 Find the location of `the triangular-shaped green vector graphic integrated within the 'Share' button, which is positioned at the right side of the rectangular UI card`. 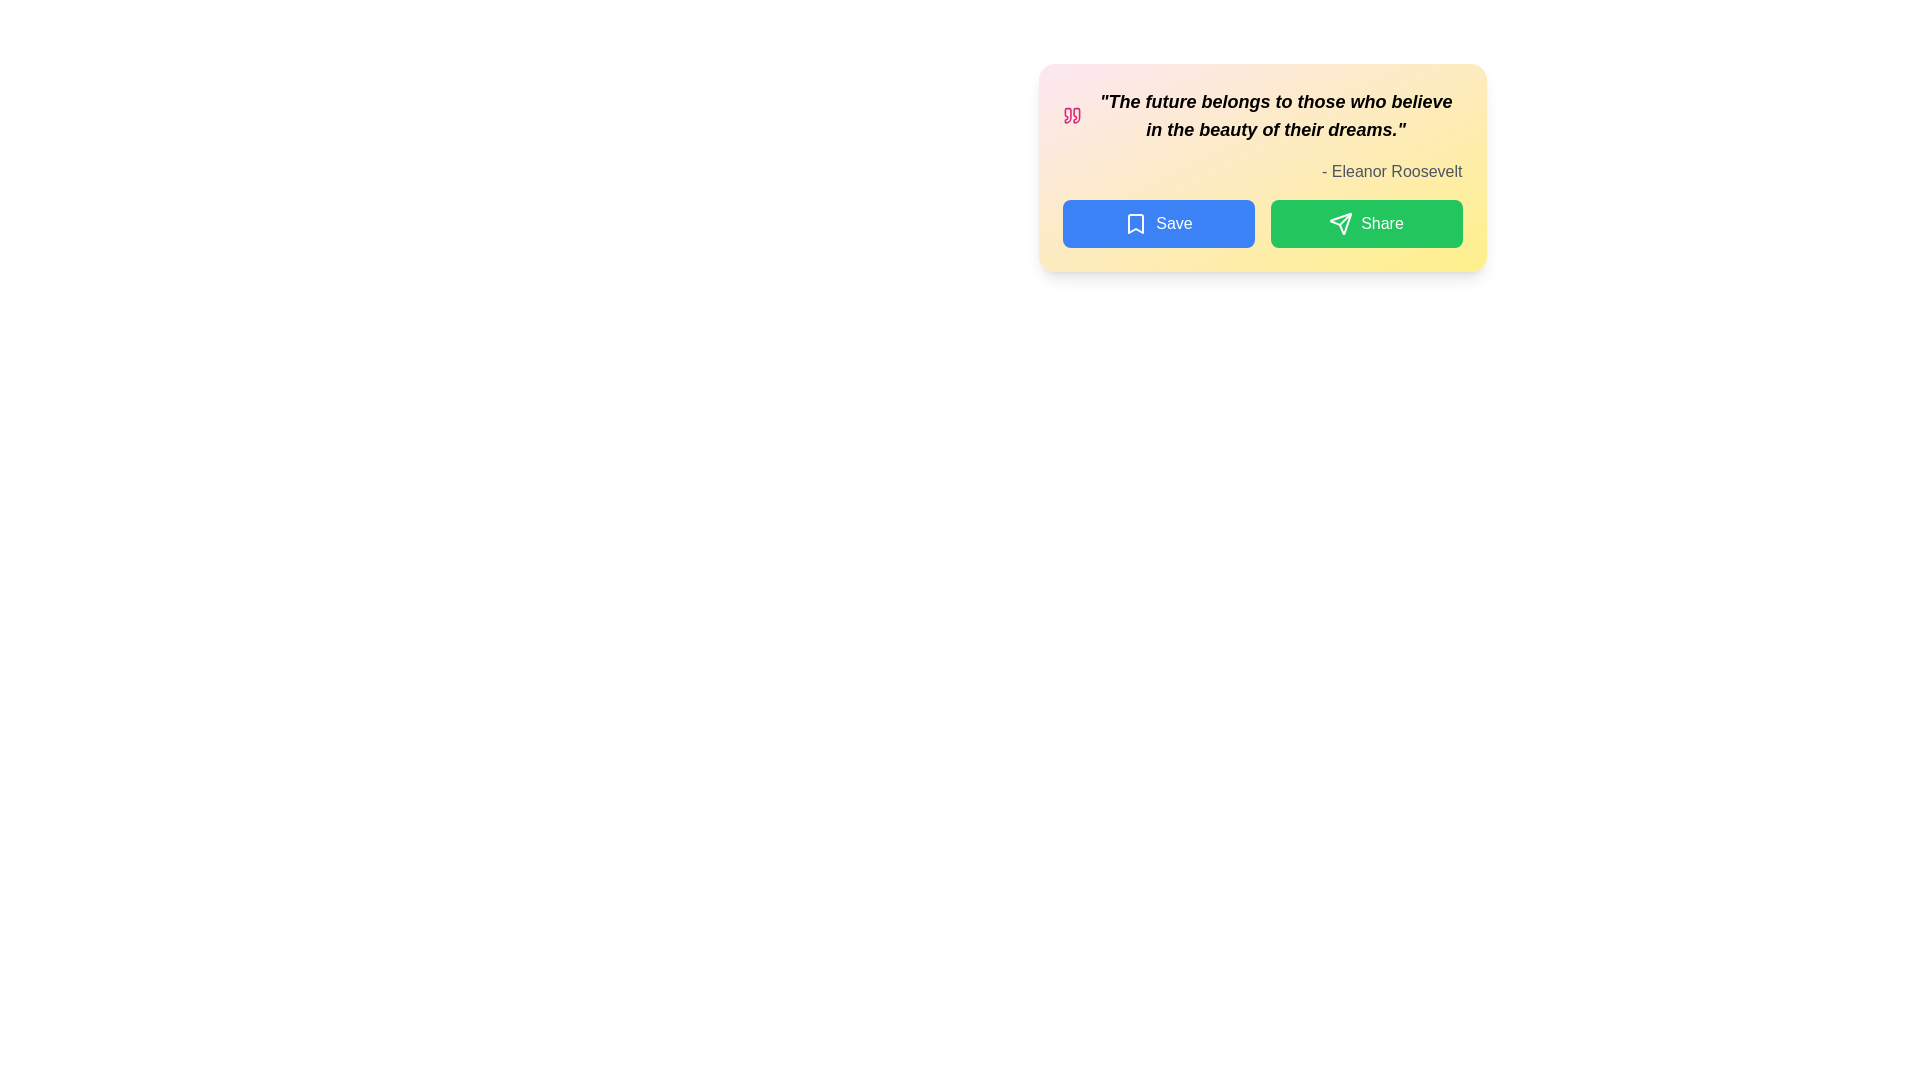

the triangular-shaped green vector graphic integrated within the 'Share' button, which is positioned at the right side of the rectangular UI card is located at coordinates (1341, 223).